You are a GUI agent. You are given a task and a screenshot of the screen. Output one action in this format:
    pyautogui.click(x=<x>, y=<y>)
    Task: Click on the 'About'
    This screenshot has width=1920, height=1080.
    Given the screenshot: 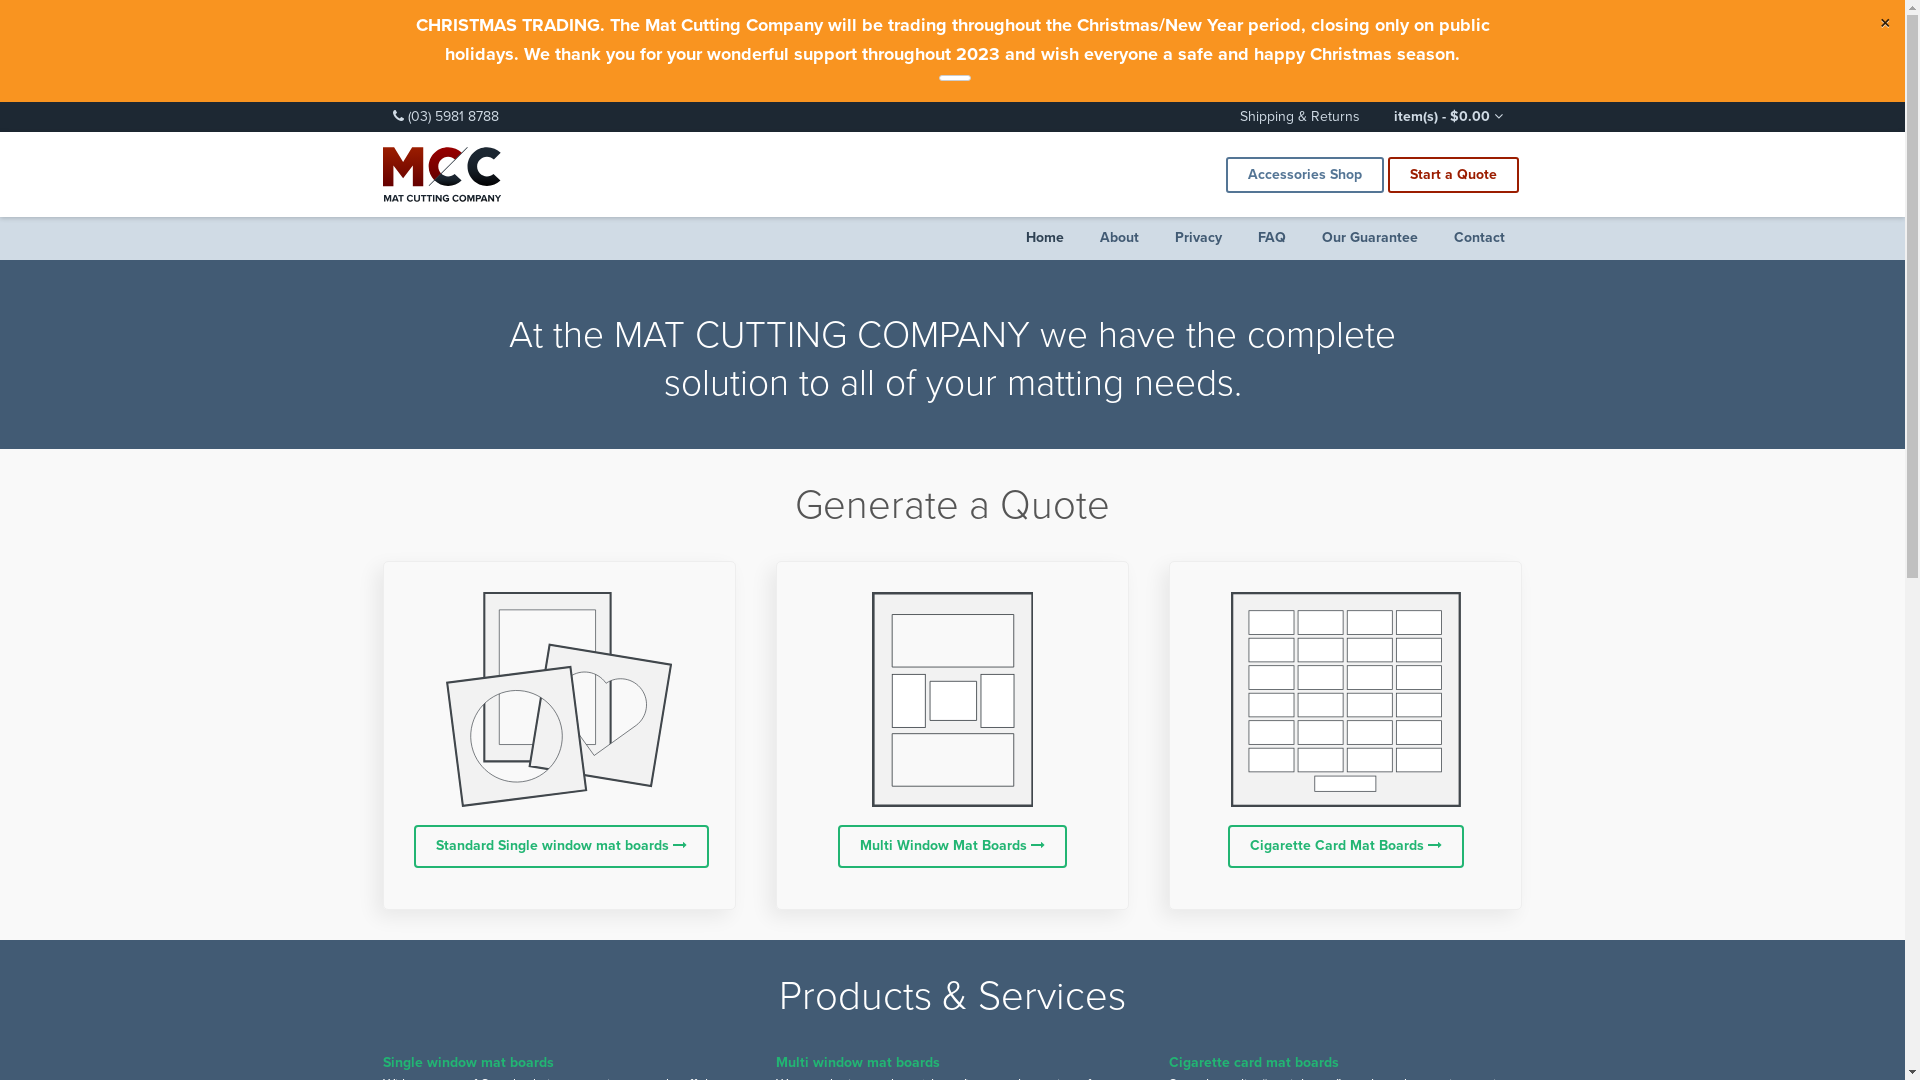 What is the action you would take?
    pyautogui.click(x=1118, y=237)
    